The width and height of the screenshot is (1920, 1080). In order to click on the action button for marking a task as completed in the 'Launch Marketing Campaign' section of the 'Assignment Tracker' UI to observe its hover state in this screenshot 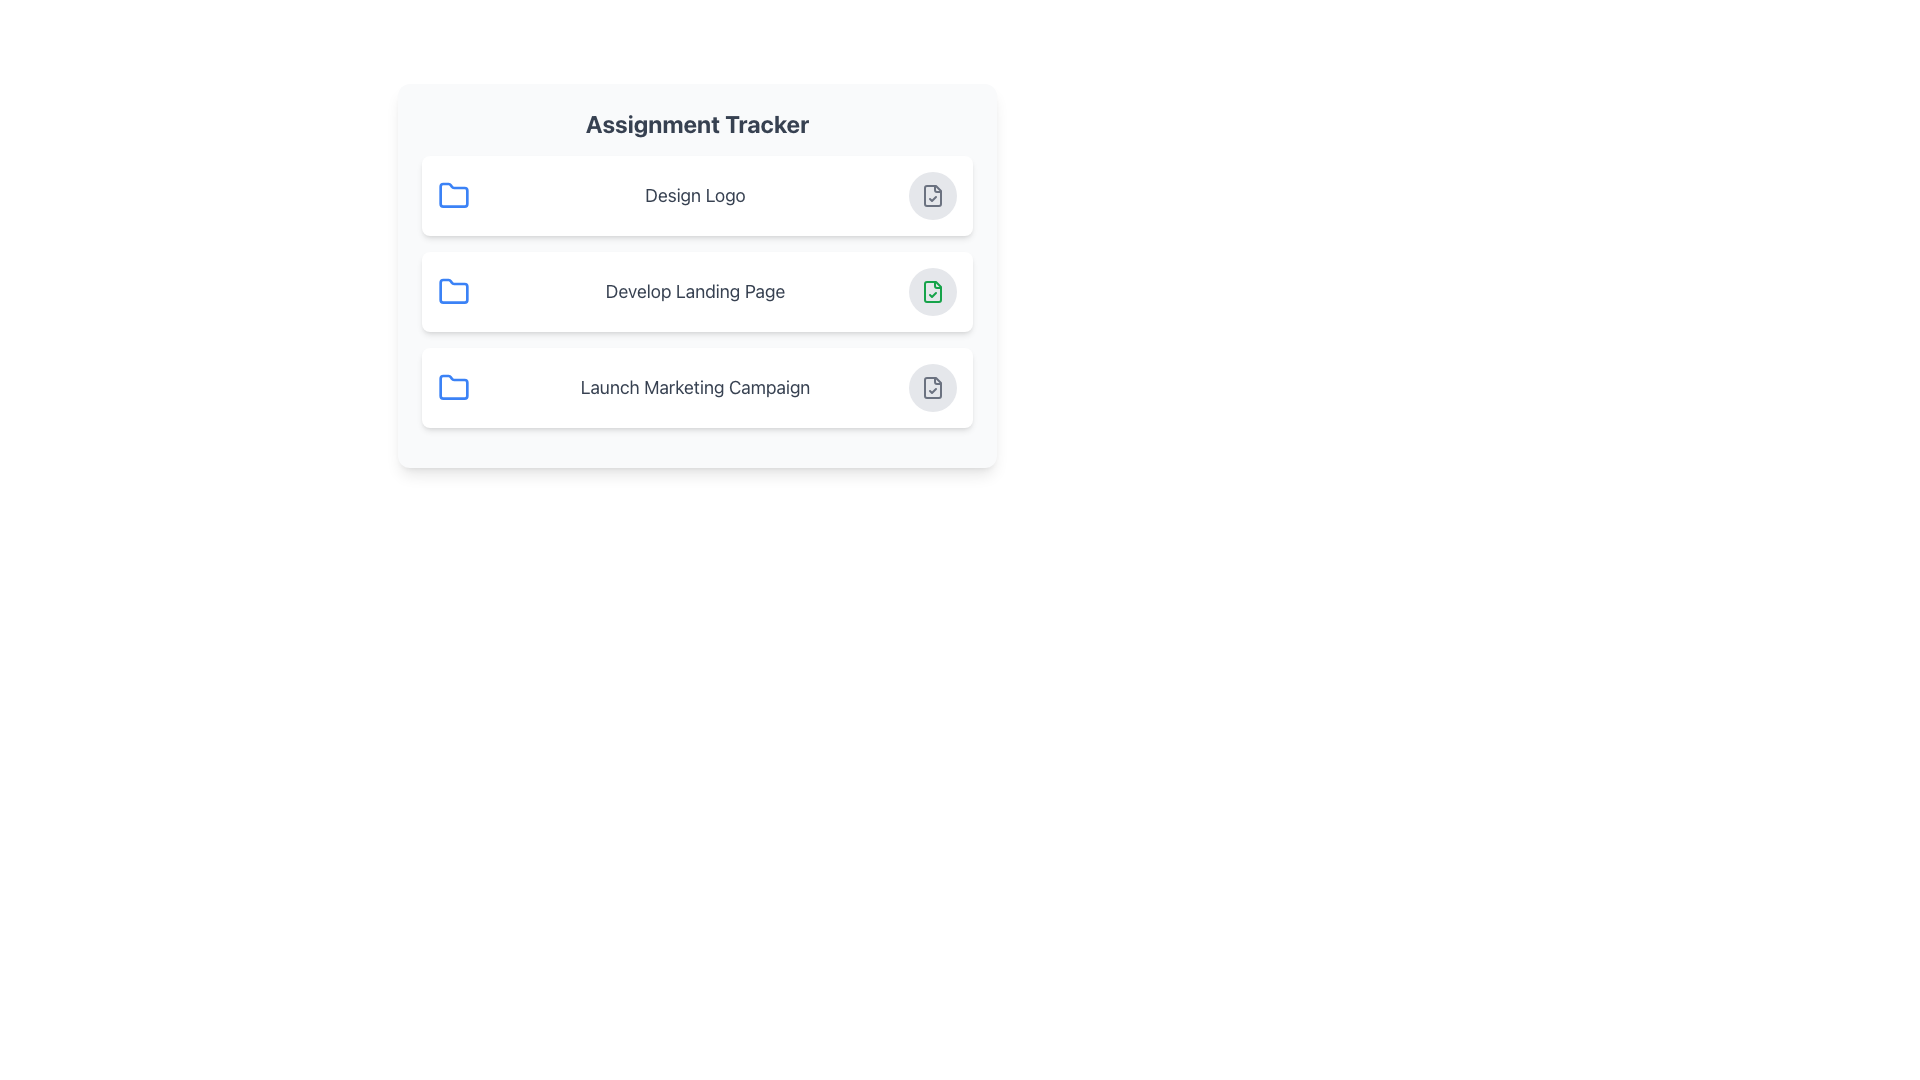, I will do `click(931, 388)`.